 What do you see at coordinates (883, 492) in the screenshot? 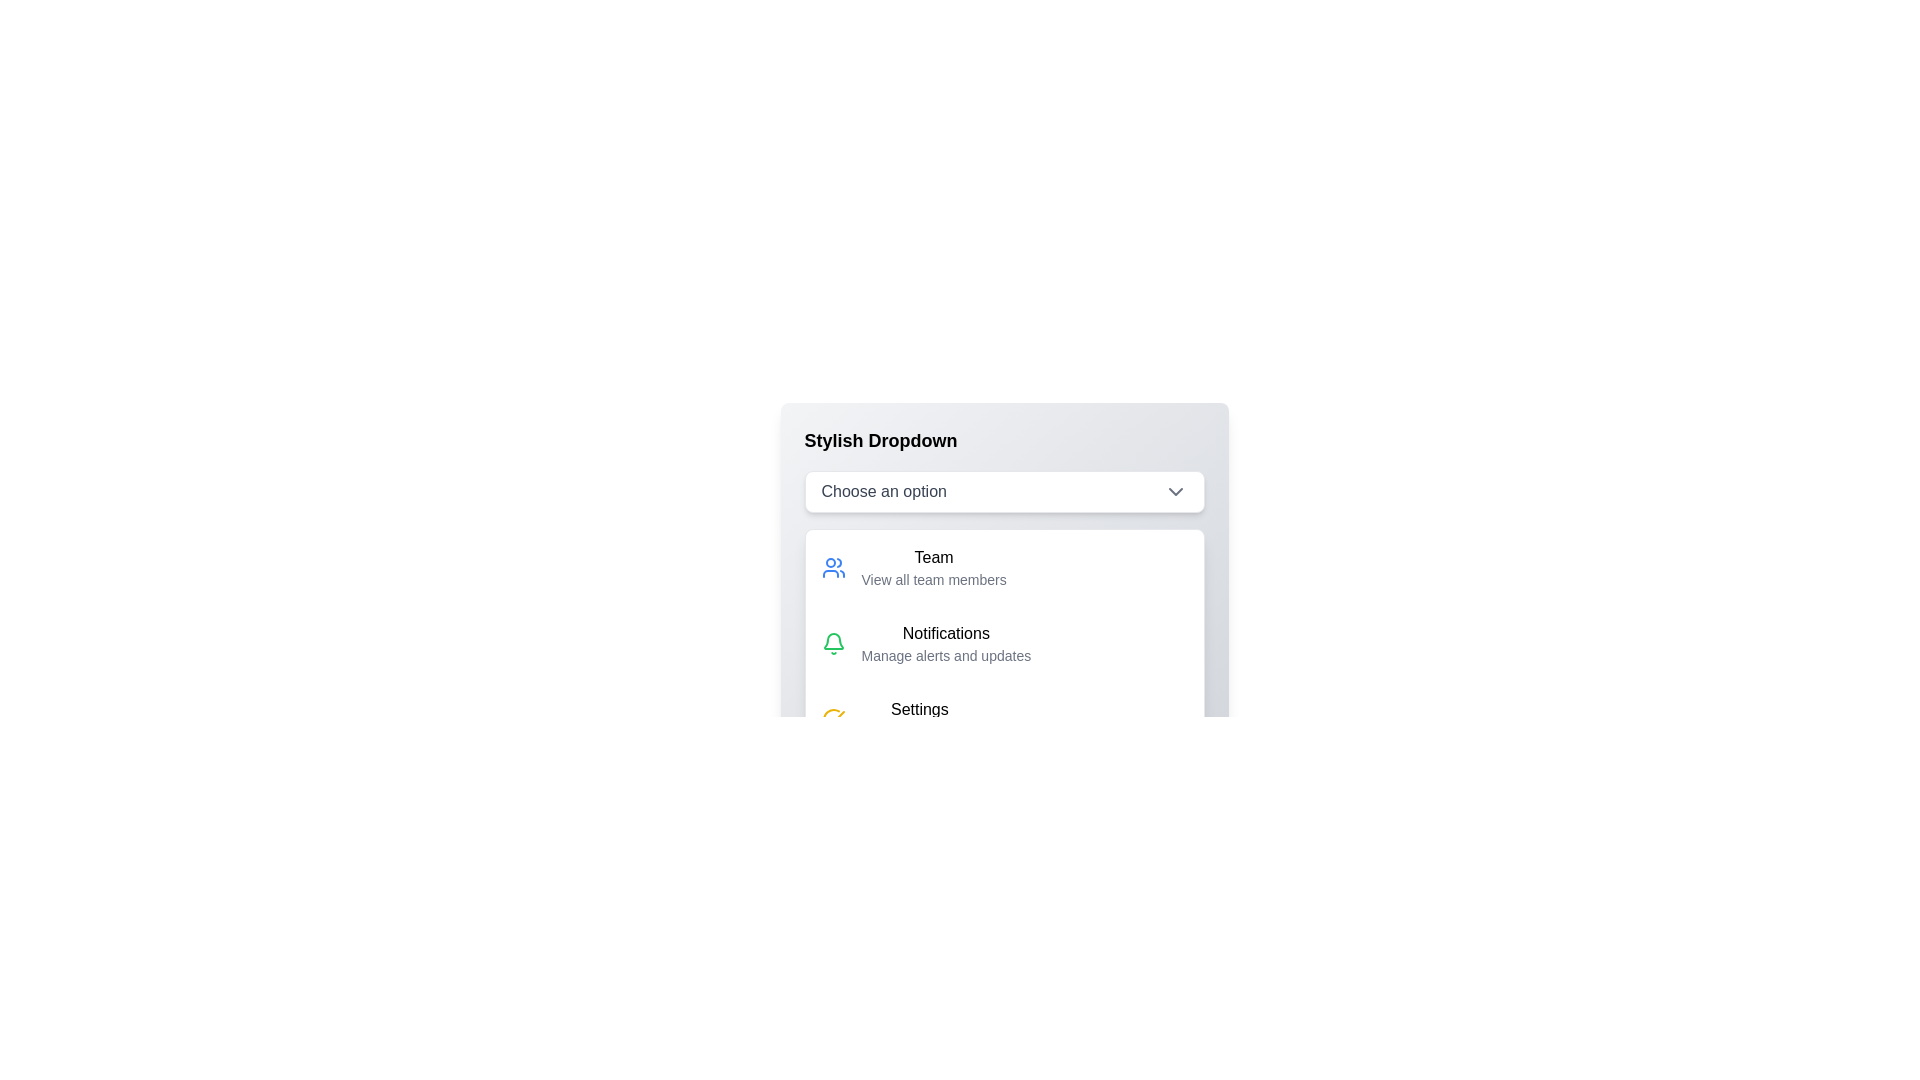
I see `the static text label displaying 'Choose an option' in gray font, located inside the dropdown selector component` at bounding box center [883, 492].